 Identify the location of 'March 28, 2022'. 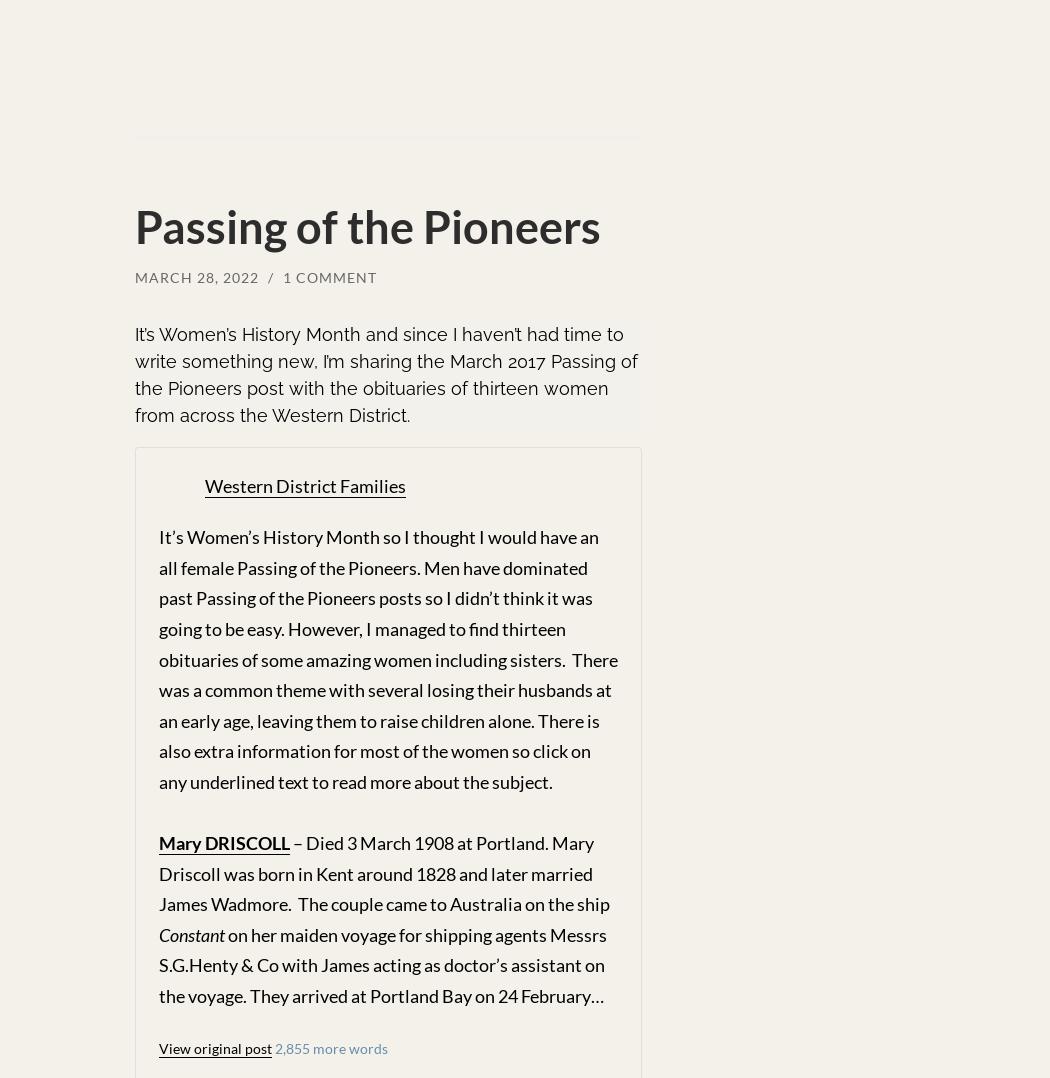
(134, 277).